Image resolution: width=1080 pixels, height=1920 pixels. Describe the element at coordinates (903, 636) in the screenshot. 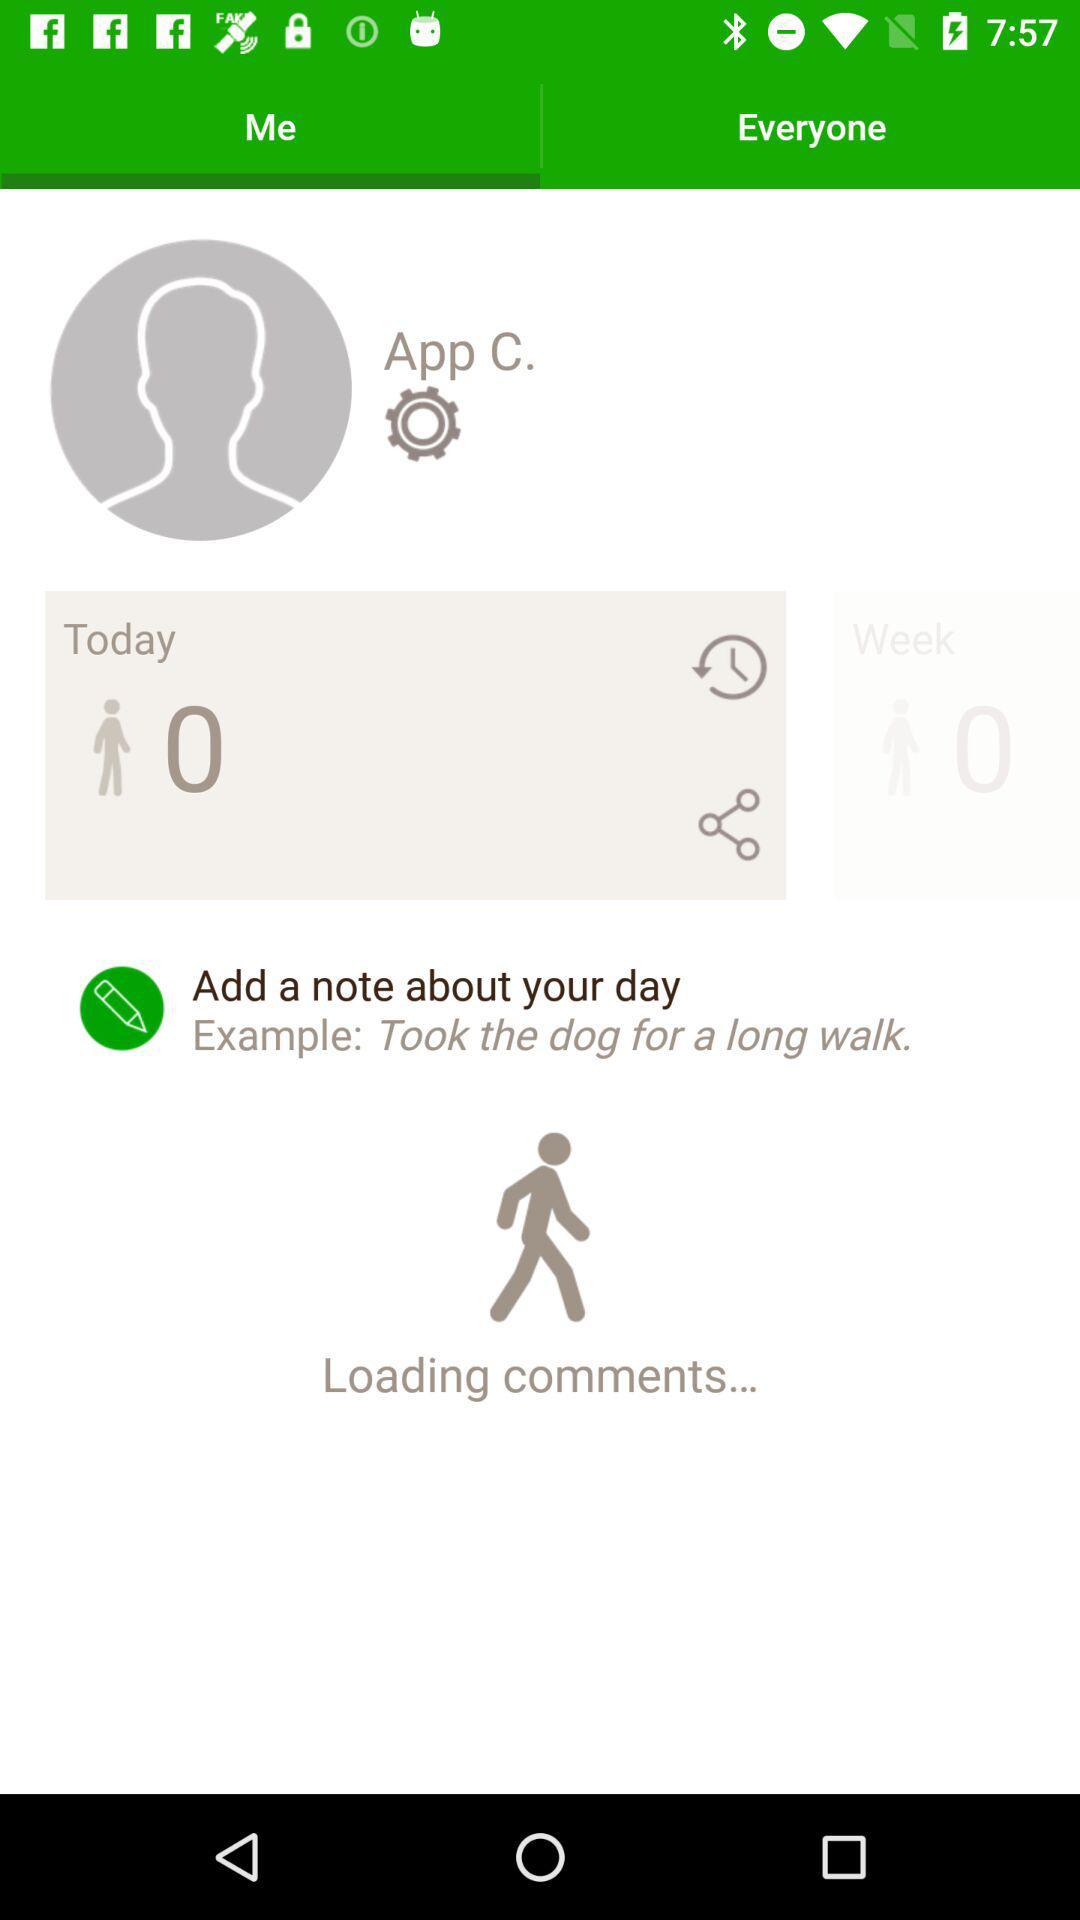

I see `the item above 0 icon` at that location.